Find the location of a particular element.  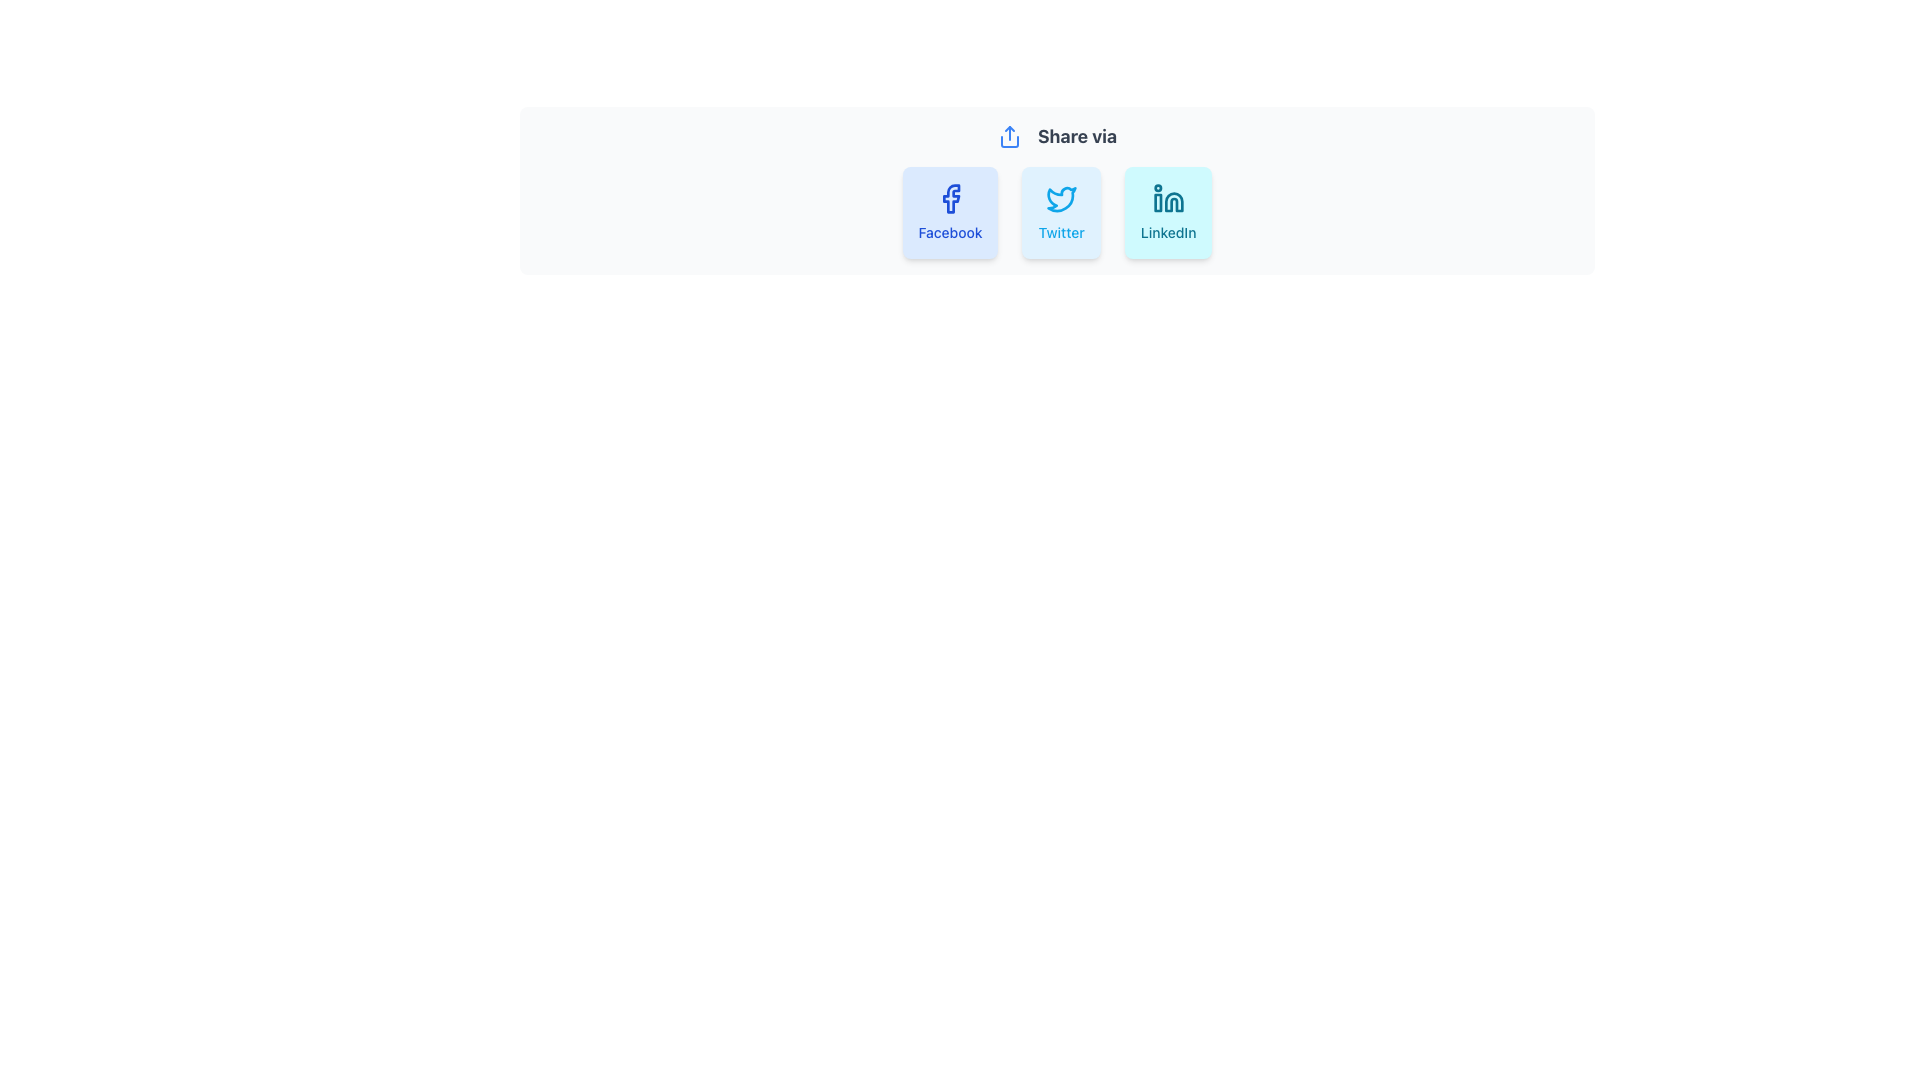

the Facebook icon, which is a minimalistic blue-toned graphical depiction located within the 'Share via' section as the left-most button is located at coordinates (950, 199).